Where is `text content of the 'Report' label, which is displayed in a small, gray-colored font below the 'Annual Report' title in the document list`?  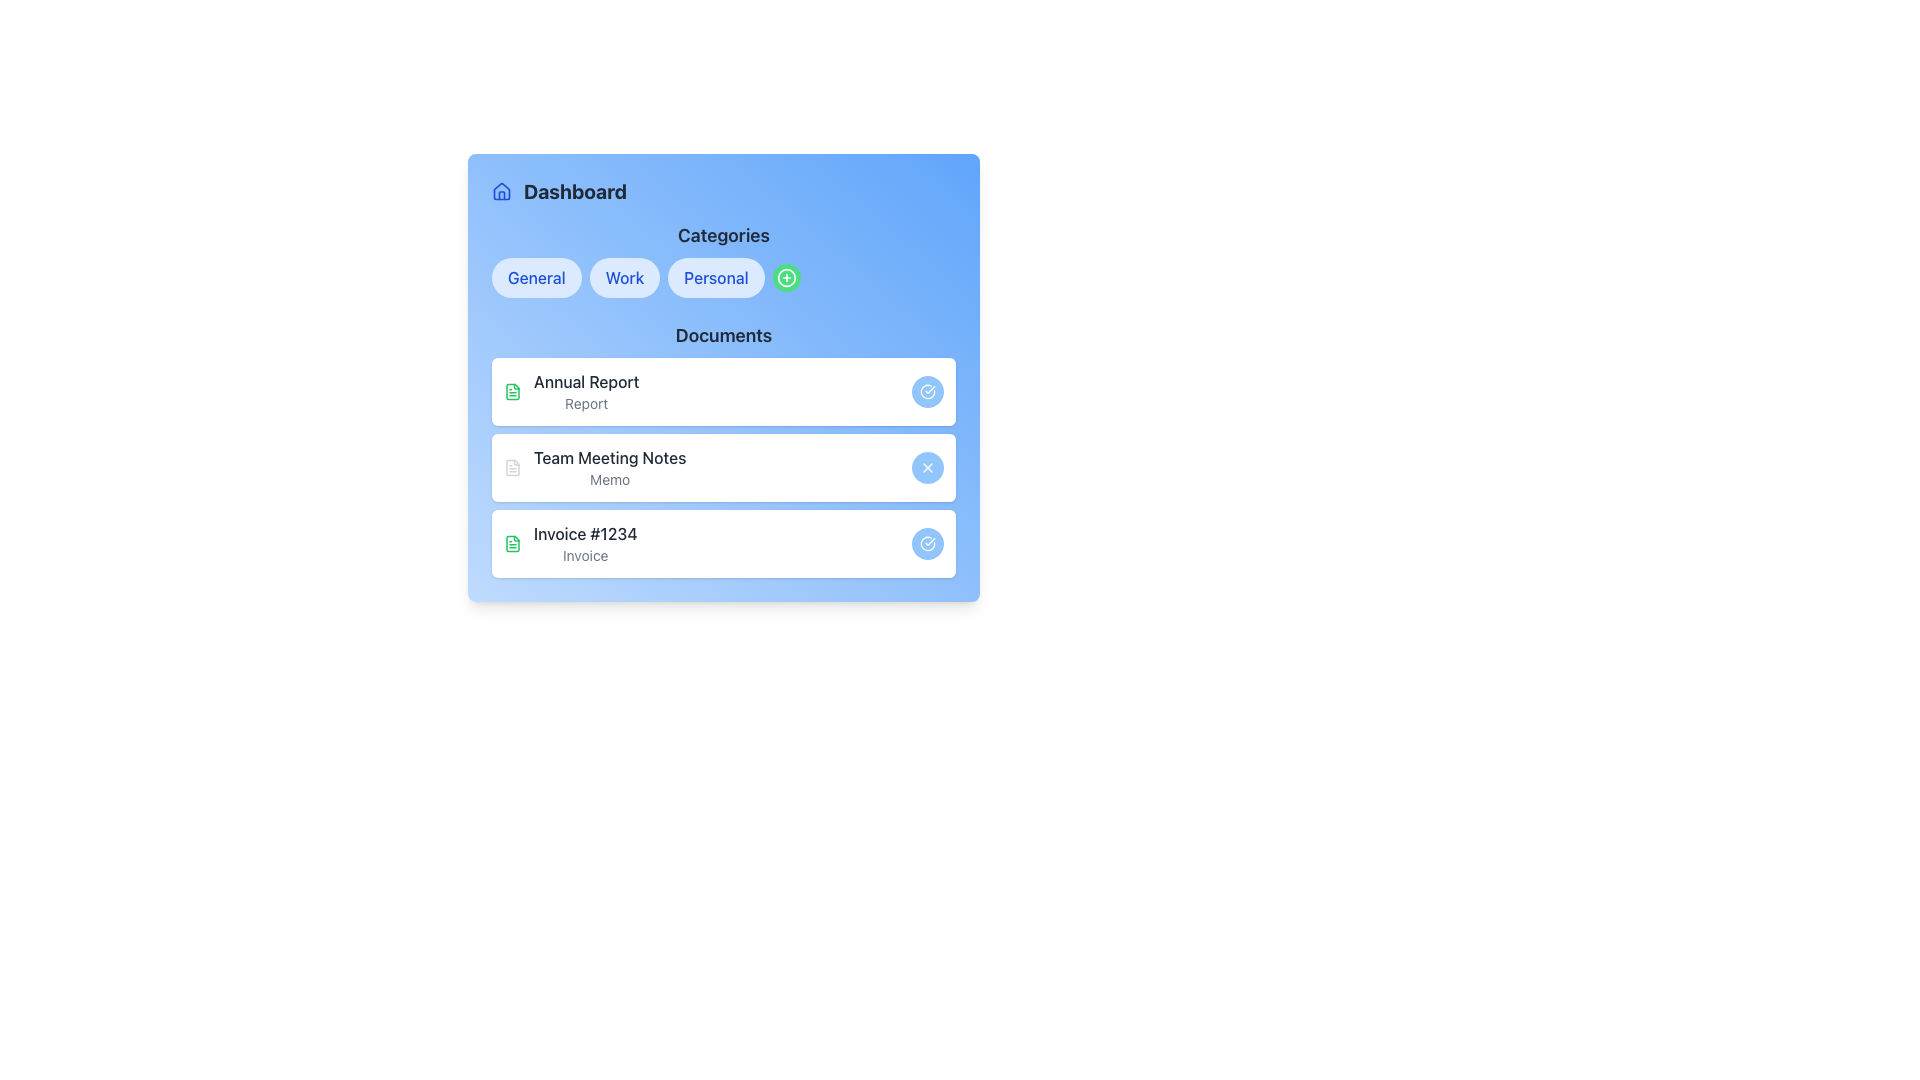
text content of the 'Report' label, which is displayed in a small, gray-colored font below the 'Annual Report' title in the document list is located at coordinates (585, 404).